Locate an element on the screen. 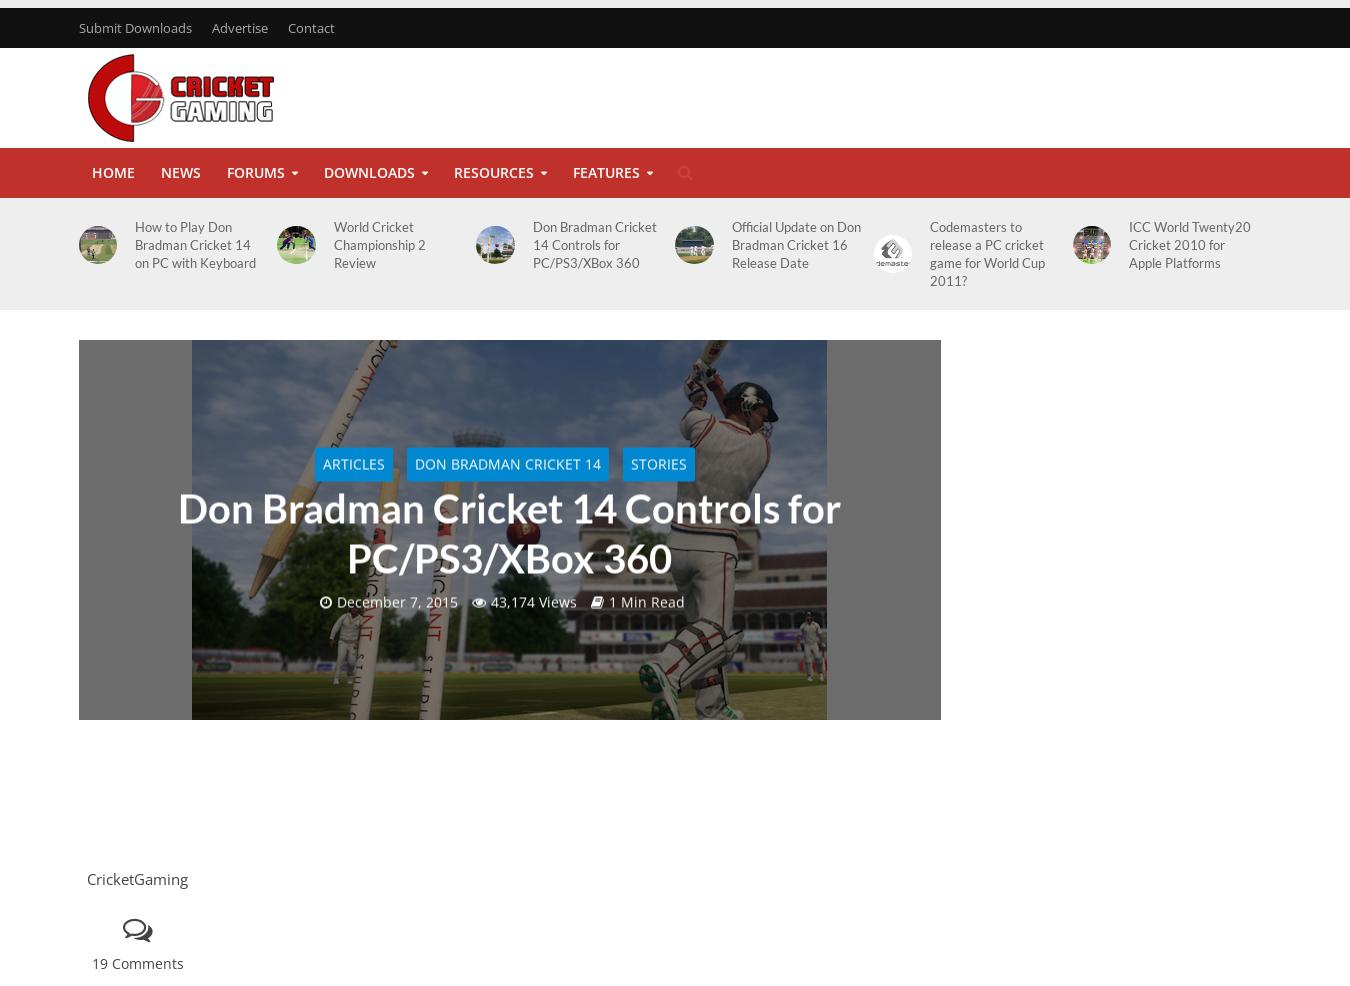 This screenshot has width=1350, height=986. 'Don Bradman Cricket 14' is located at coordinates (414, 463).